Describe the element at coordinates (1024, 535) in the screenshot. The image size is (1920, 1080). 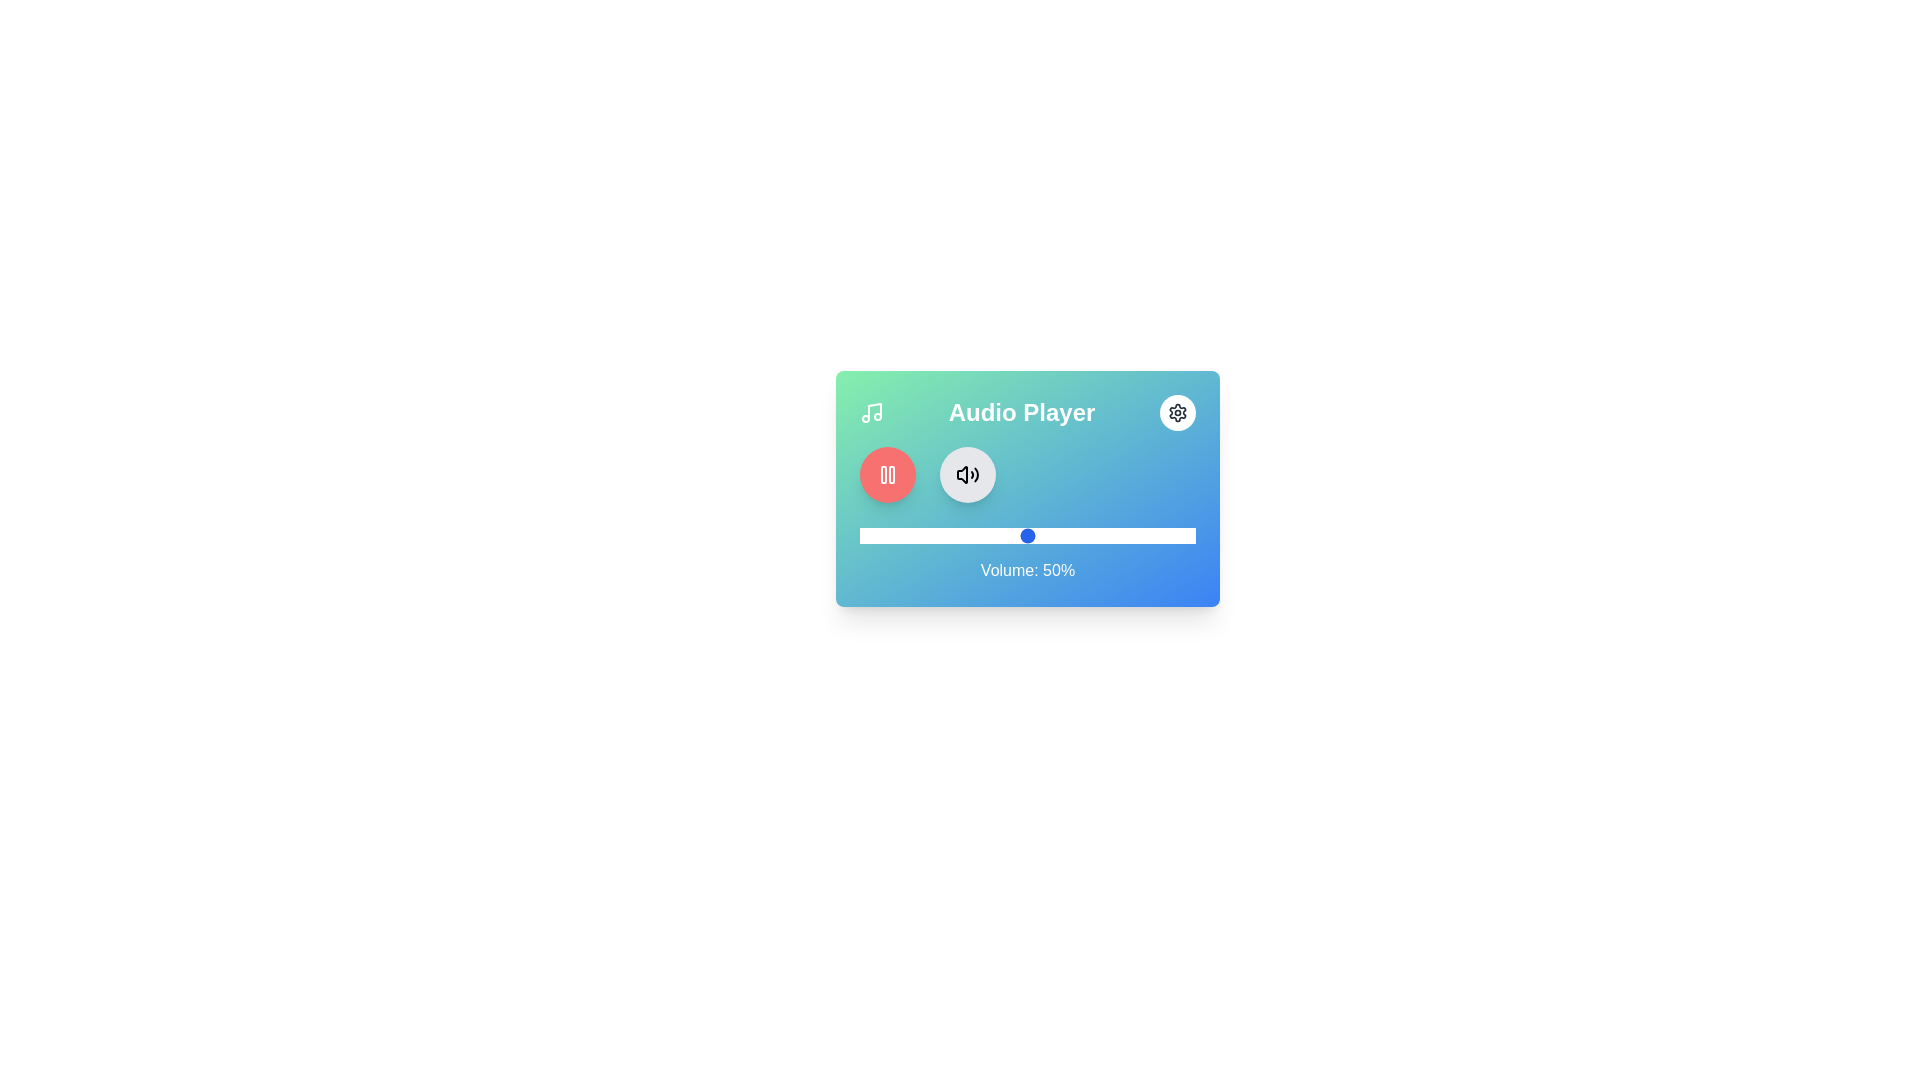
I see `the audio player's volume` at that location.